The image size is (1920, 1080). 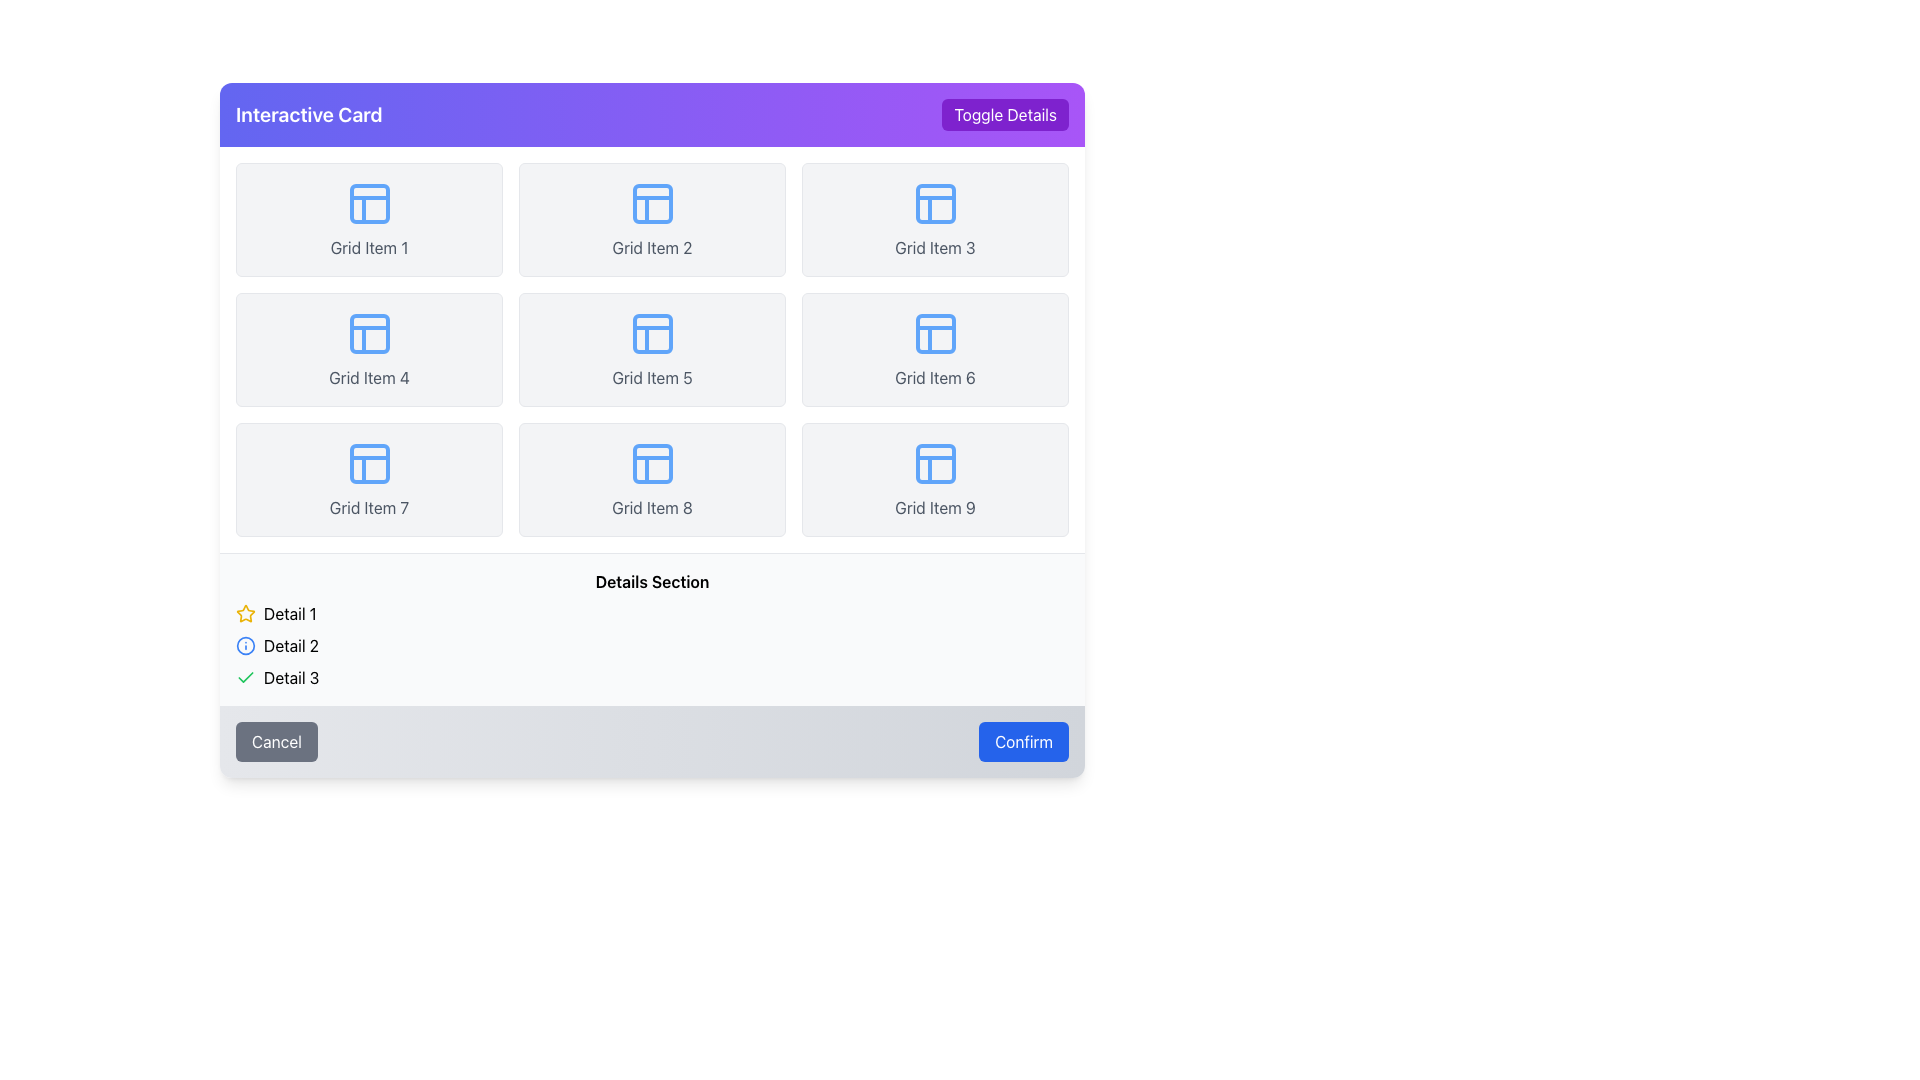 What do you see at coordinates (244, 612) in the screenshot?
I see `the status icon located to the left of the text 'Detail 1' in the details section beneath the grid layout` at bounding box center [244, 612].